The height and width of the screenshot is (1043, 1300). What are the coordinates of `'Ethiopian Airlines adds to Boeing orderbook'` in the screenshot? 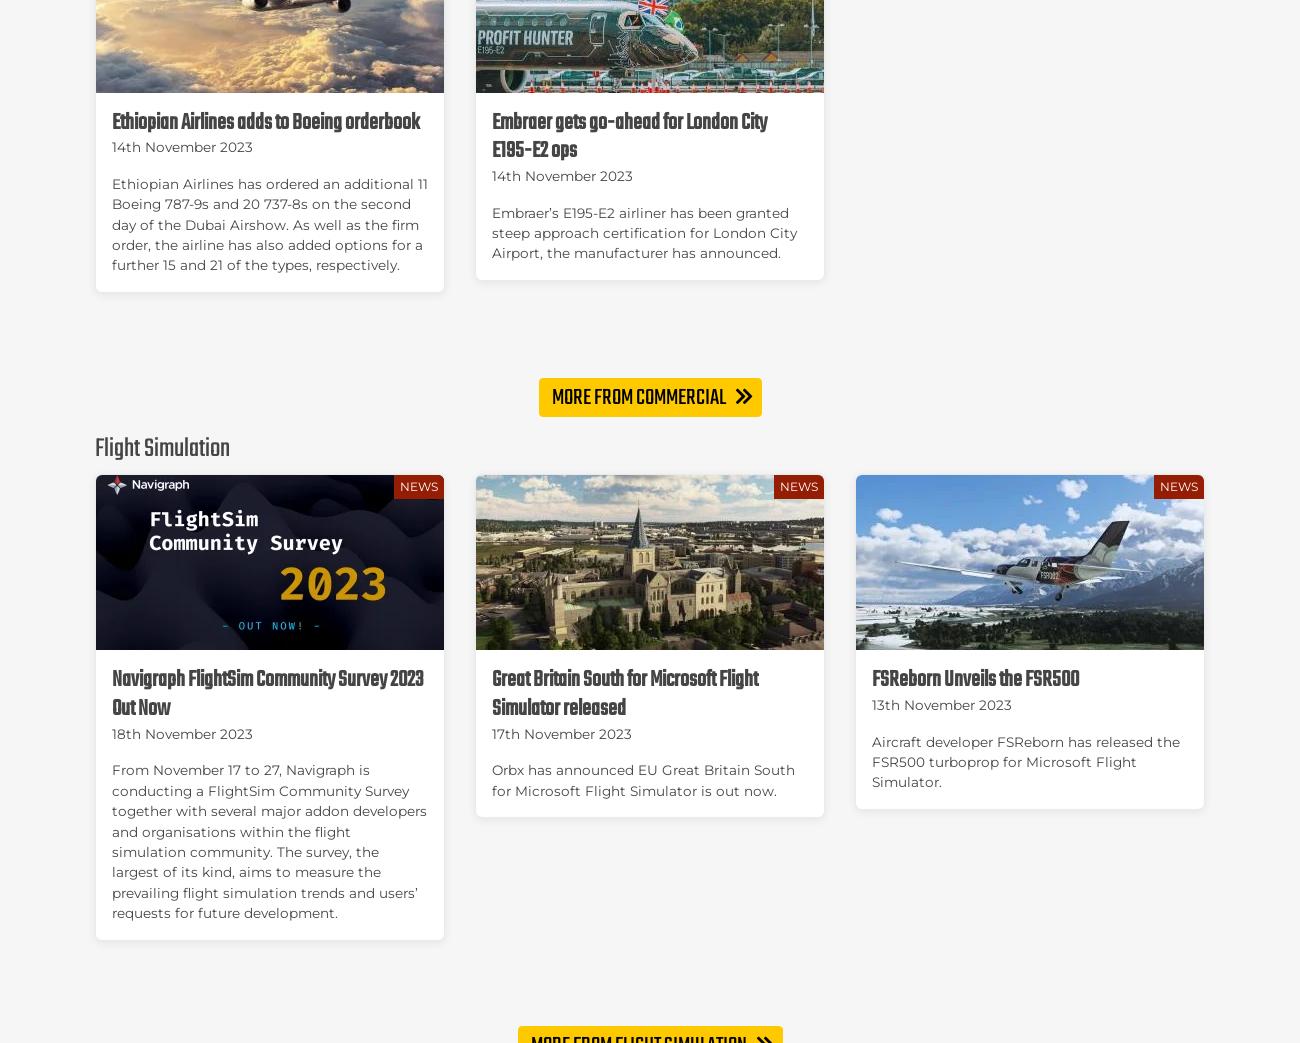 It's located at (264, 122).